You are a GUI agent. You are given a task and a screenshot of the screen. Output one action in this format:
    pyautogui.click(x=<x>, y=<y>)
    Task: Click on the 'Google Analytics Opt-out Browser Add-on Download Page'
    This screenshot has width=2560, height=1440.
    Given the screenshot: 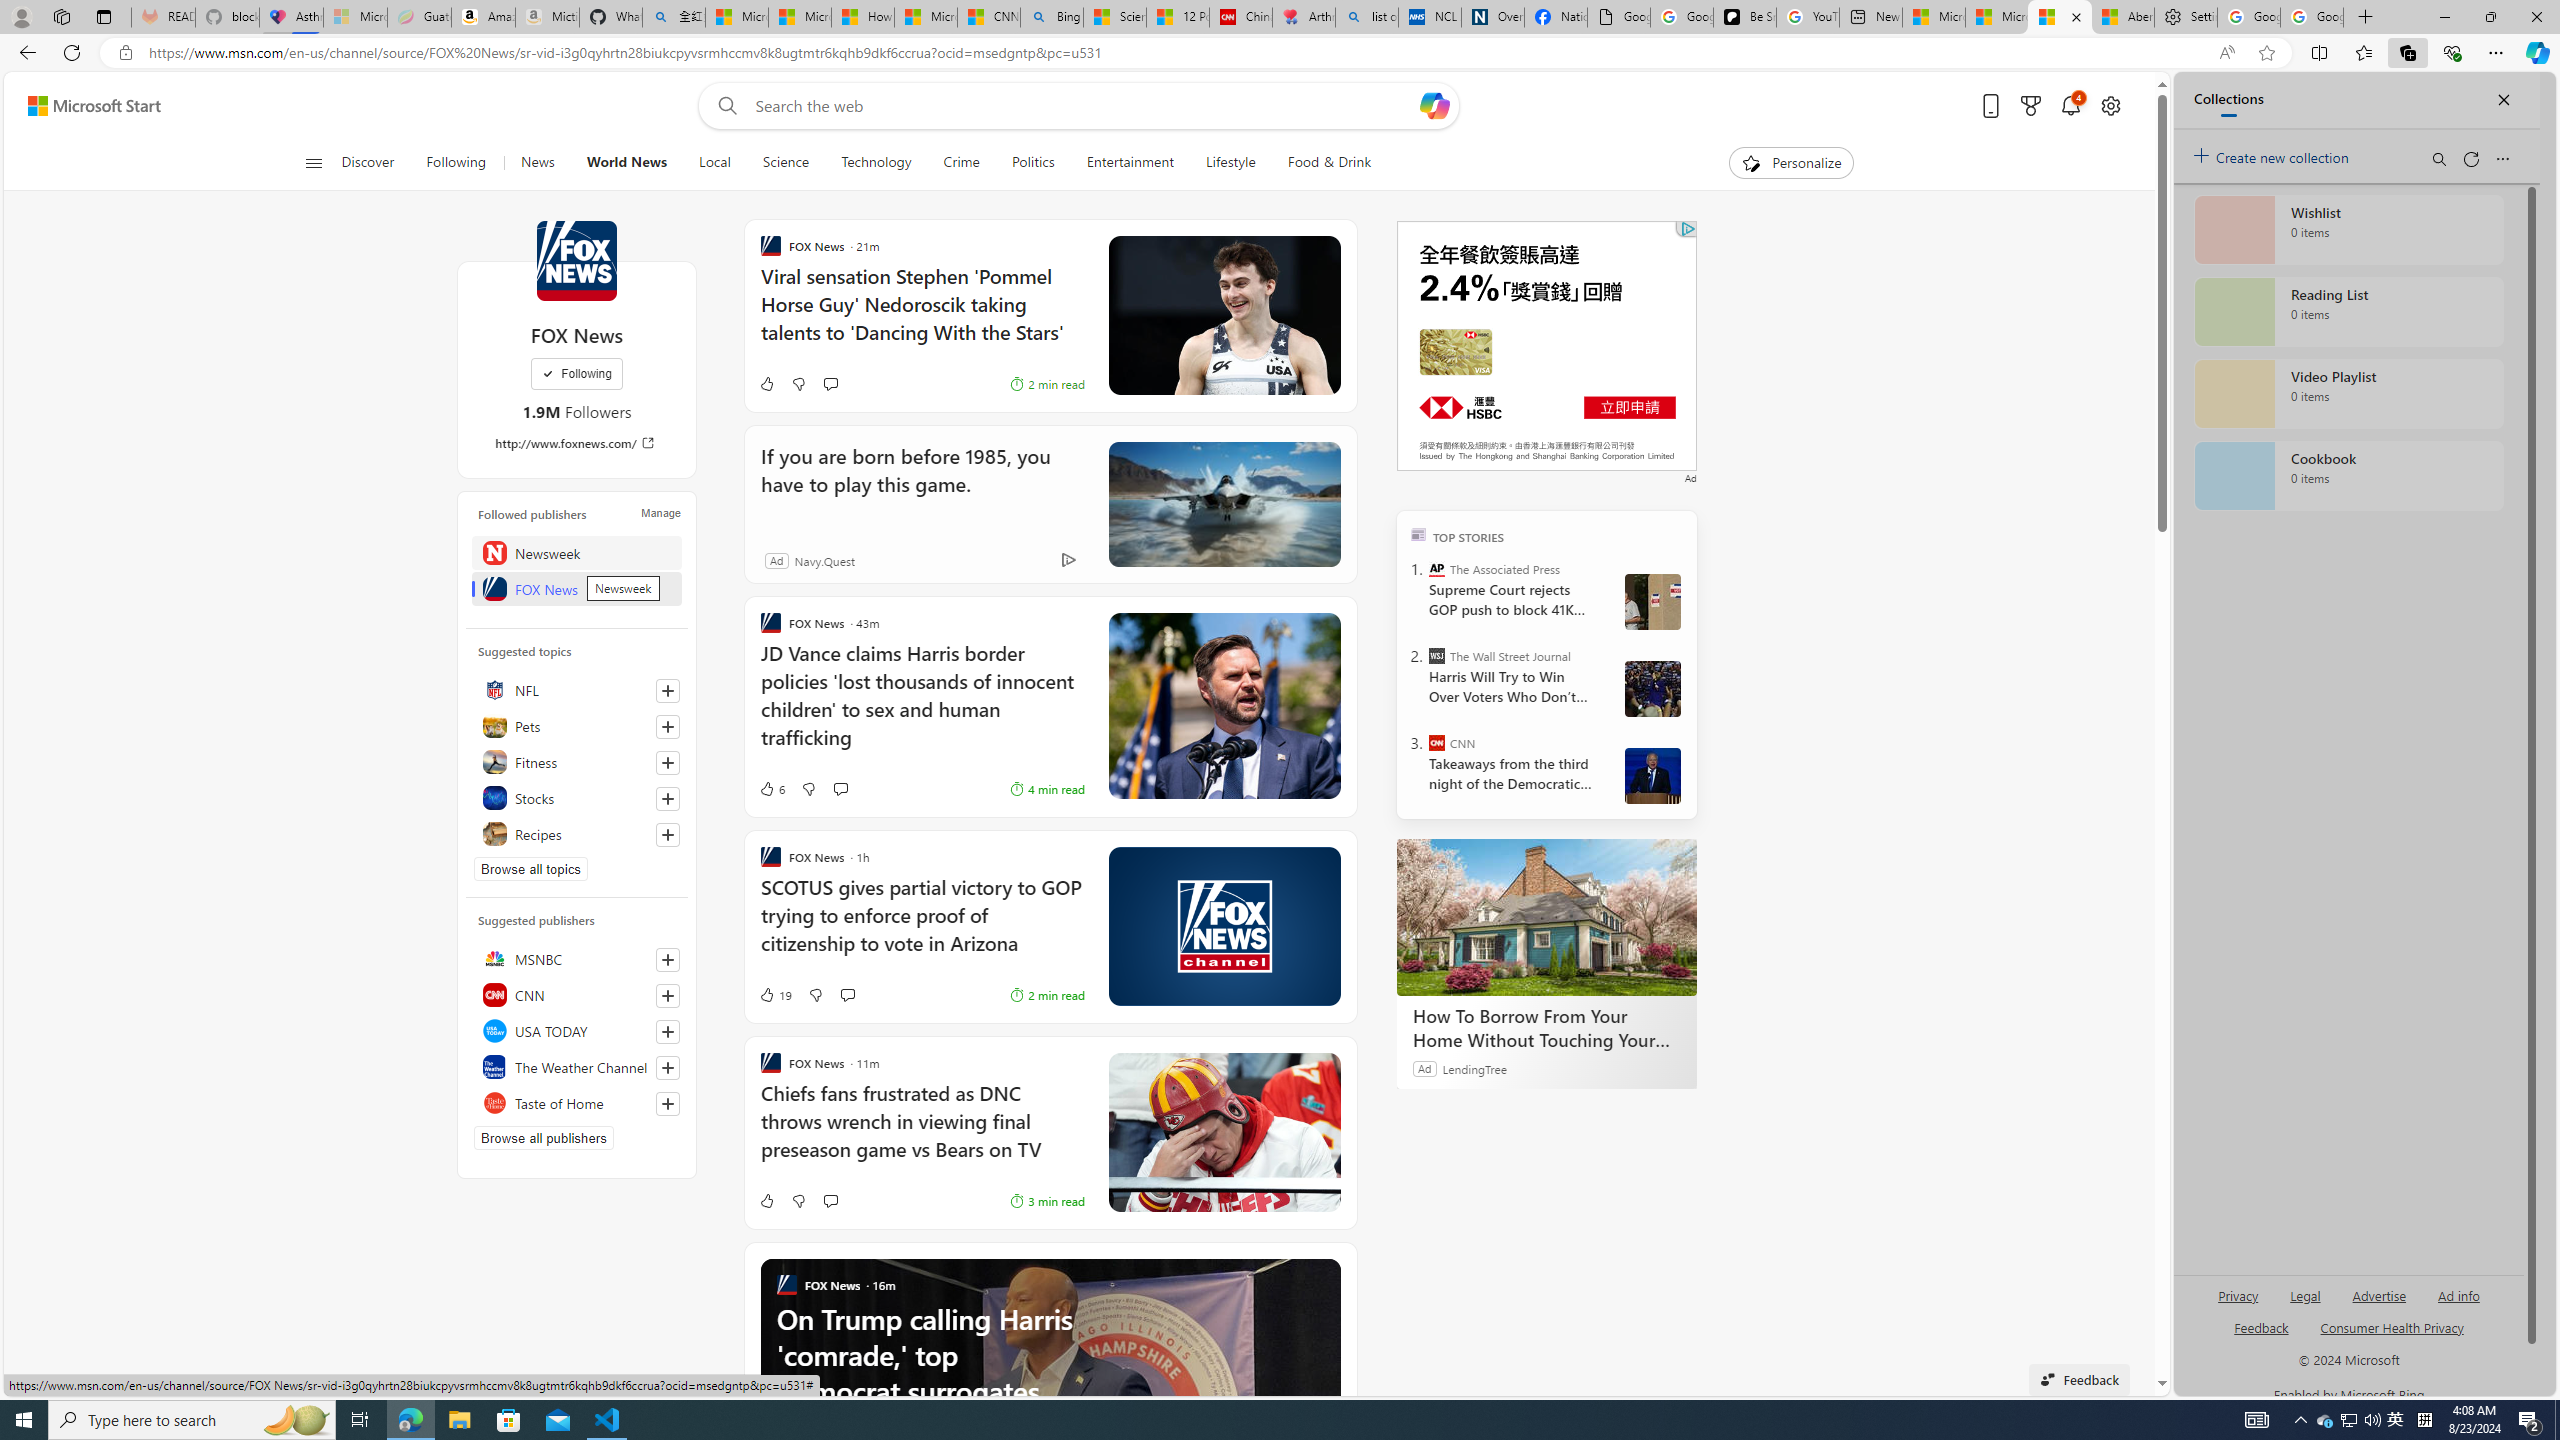 What is the action you would take?
    pyautogui.click(x=1618, y=16)
    